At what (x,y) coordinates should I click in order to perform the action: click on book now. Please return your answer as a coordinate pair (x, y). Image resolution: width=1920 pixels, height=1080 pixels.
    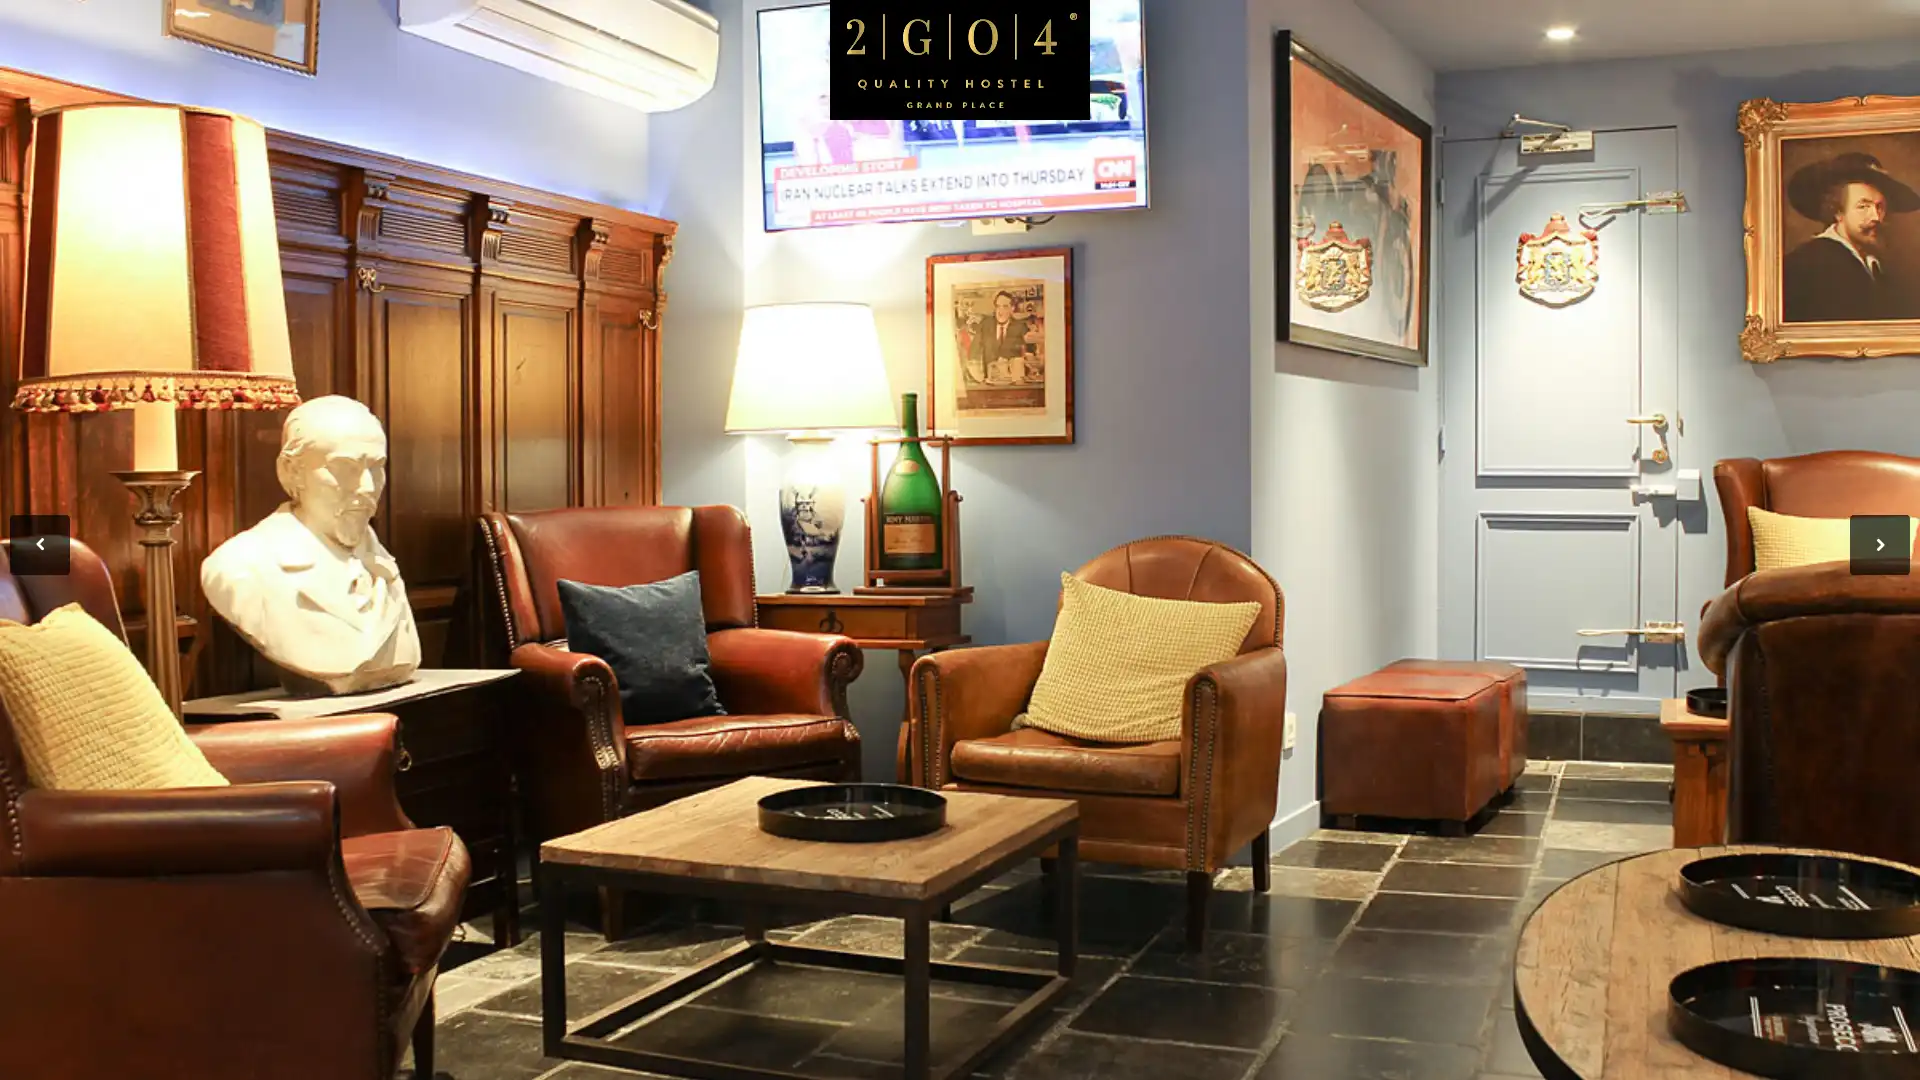
    Looking at the image, I should click on (1754, 162).